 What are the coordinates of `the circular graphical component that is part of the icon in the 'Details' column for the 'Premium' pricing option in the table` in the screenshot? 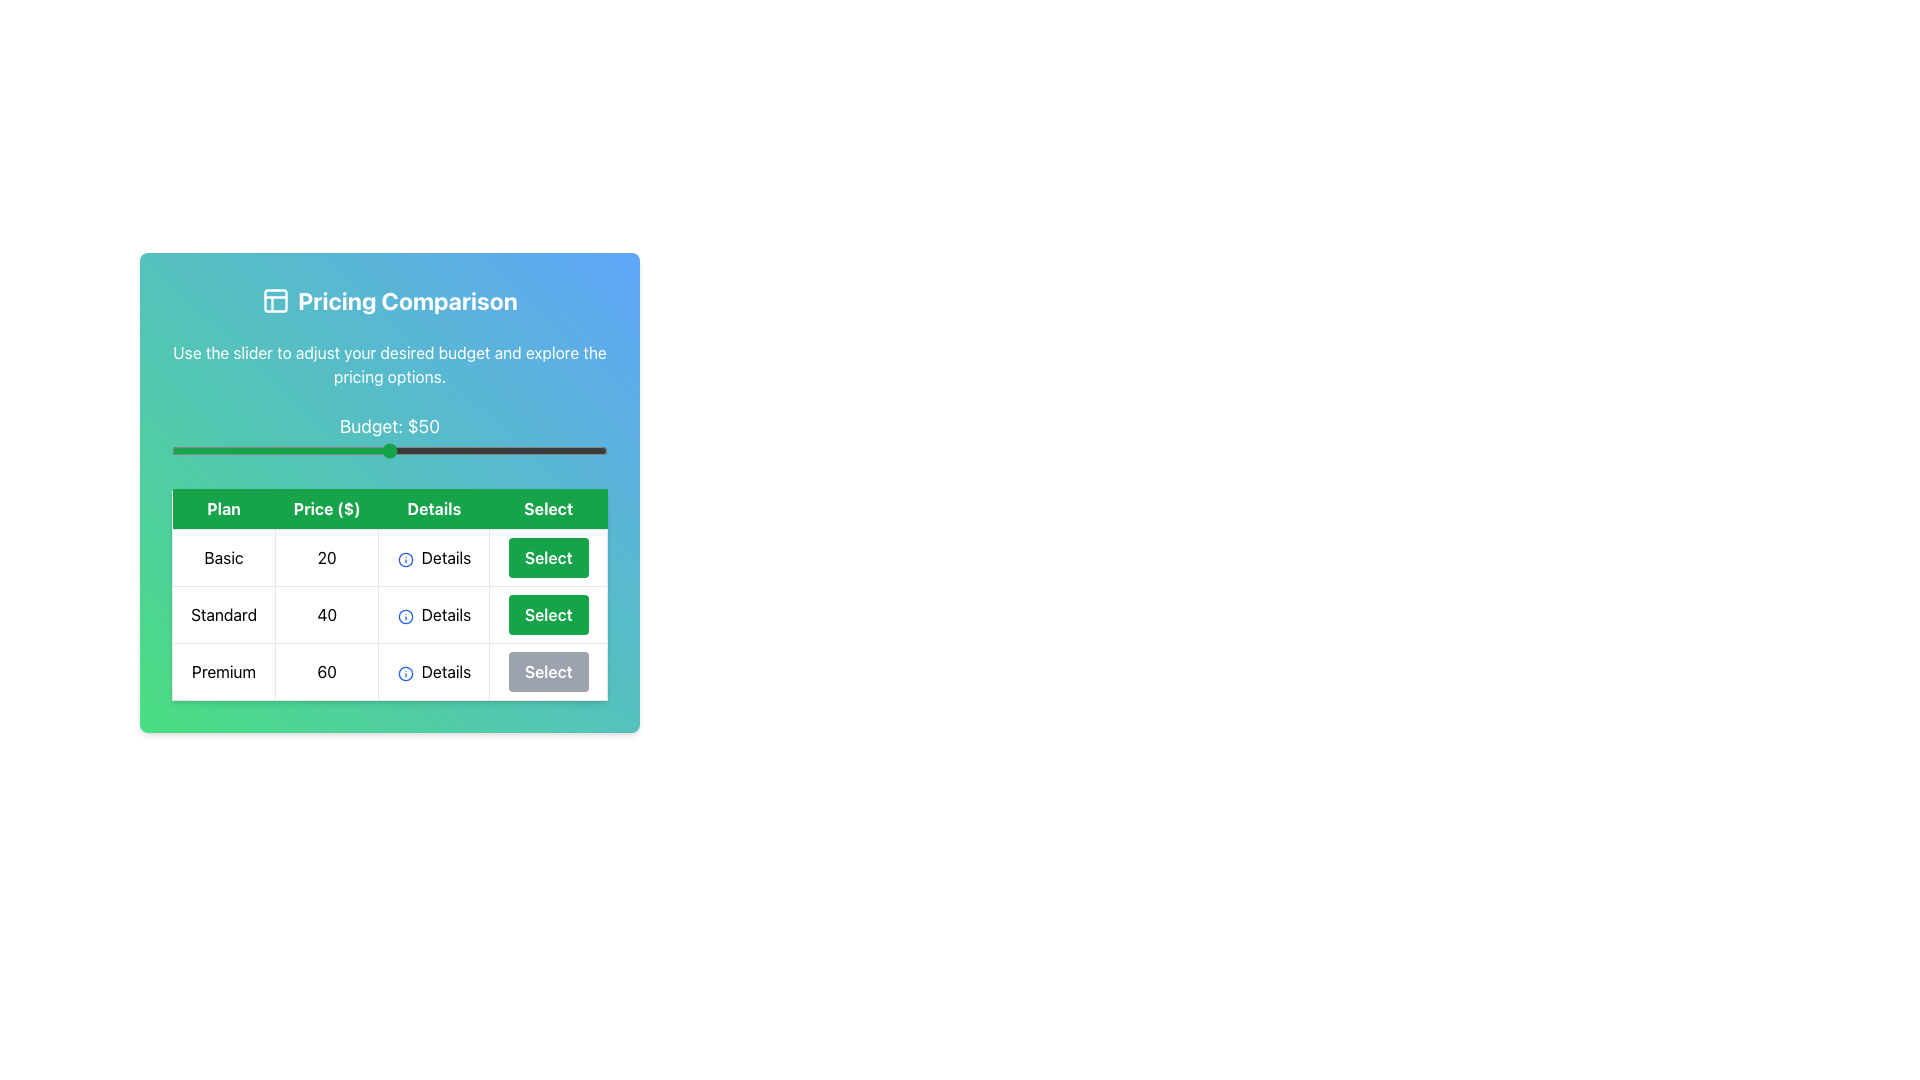 It's located at (404, 673).